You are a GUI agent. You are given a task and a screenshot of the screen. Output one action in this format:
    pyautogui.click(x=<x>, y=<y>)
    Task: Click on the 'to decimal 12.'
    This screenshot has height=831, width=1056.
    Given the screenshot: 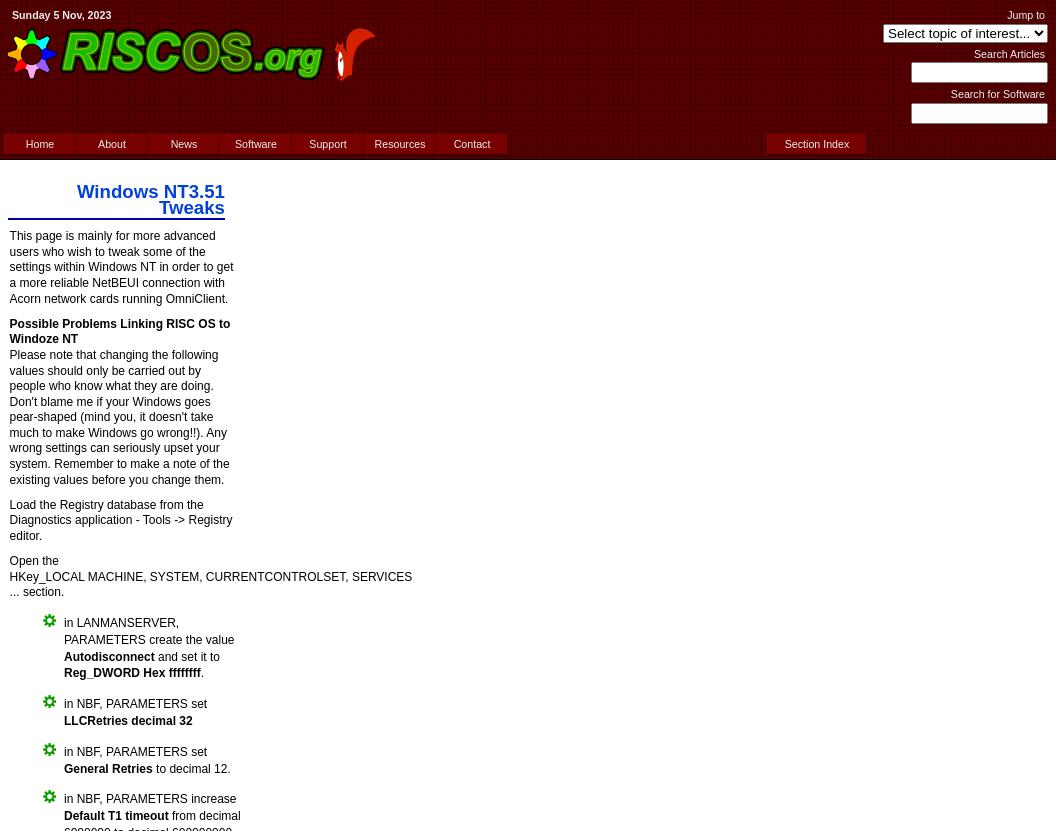 What is the action you would take?
    pyautogui.click(x=191, y=768)
    